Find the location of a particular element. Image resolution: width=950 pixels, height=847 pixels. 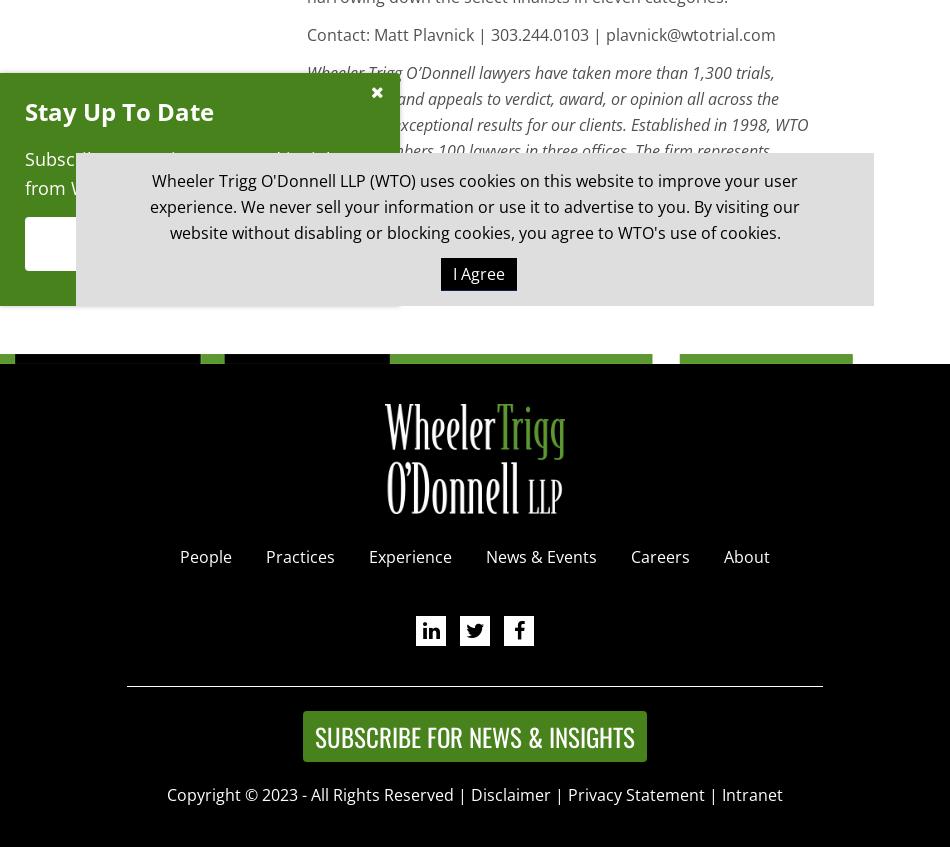

'Contact: Matt Plavnick | 303.244.0103 | plavnick@wtotrial.com' is located at coordinates (541, 33).